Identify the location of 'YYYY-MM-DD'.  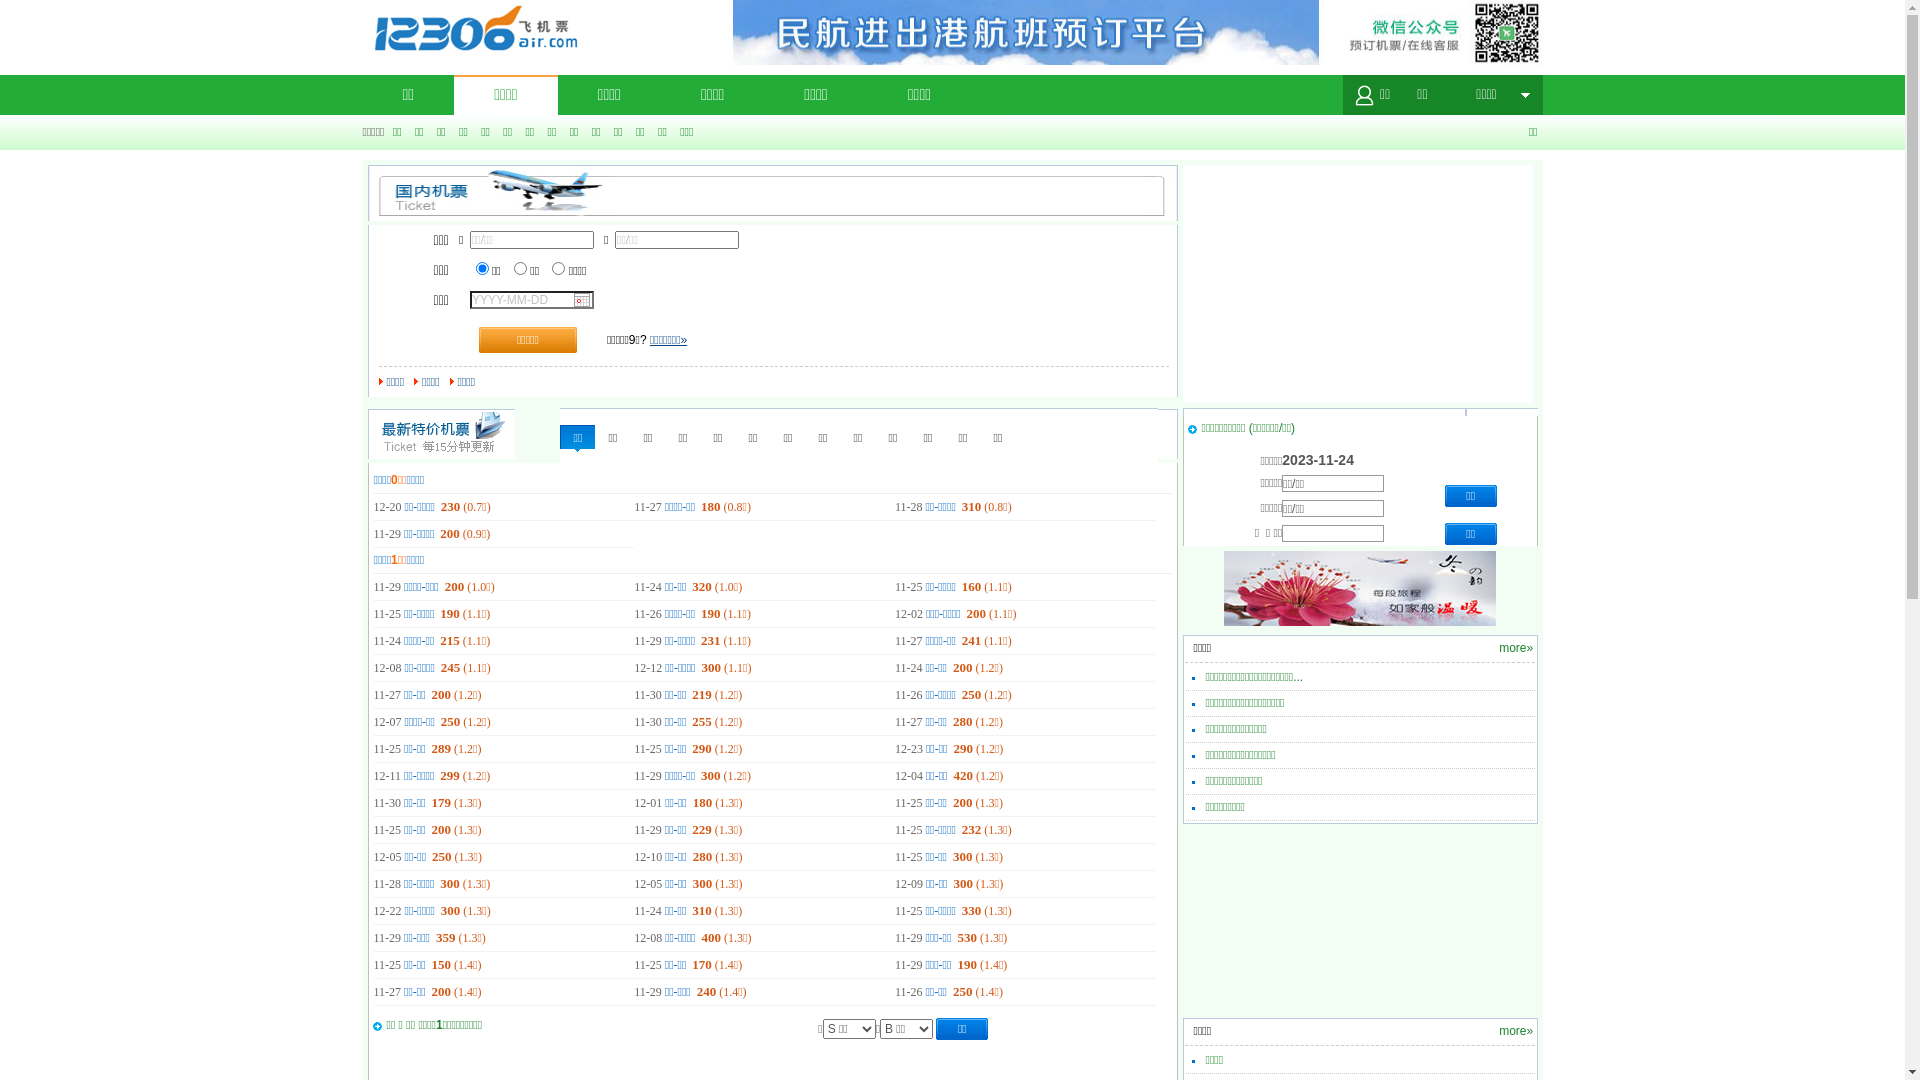
(532, 300).